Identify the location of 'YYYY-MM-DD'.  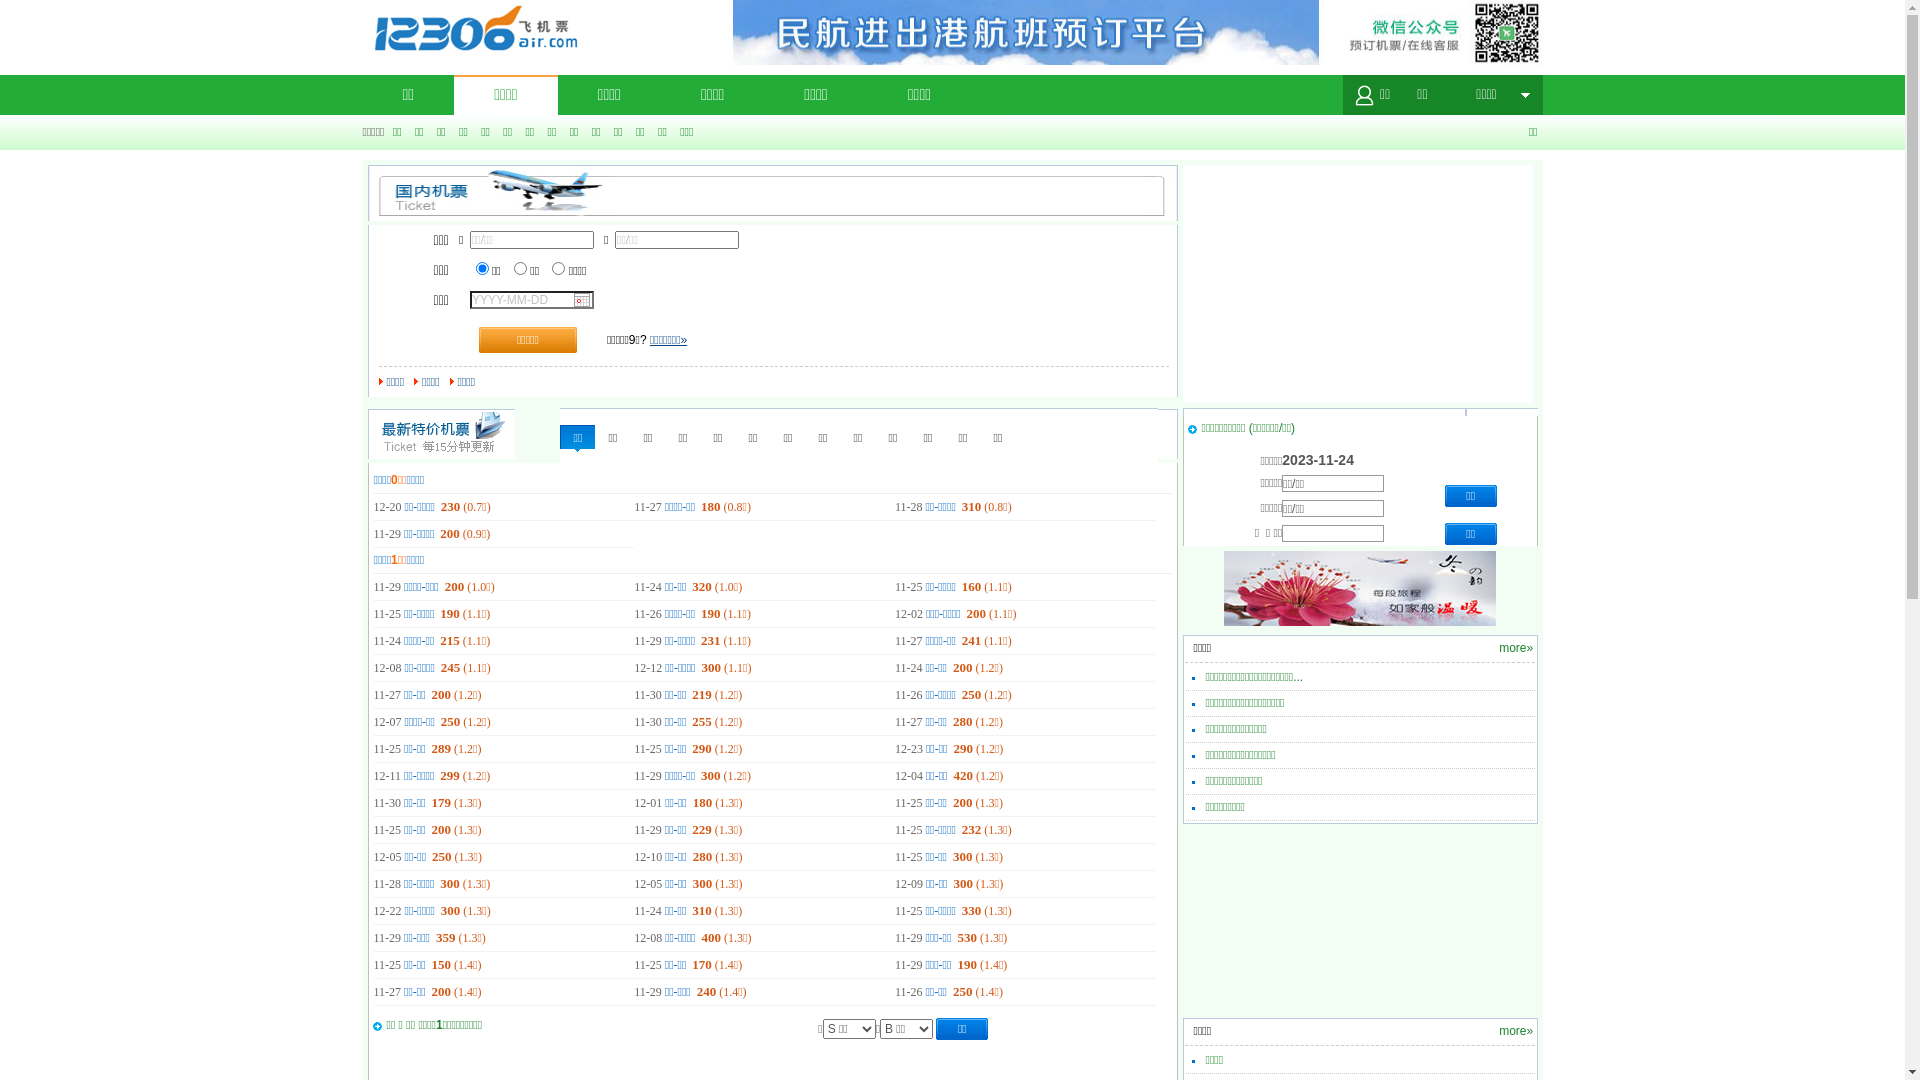
(532, 300).